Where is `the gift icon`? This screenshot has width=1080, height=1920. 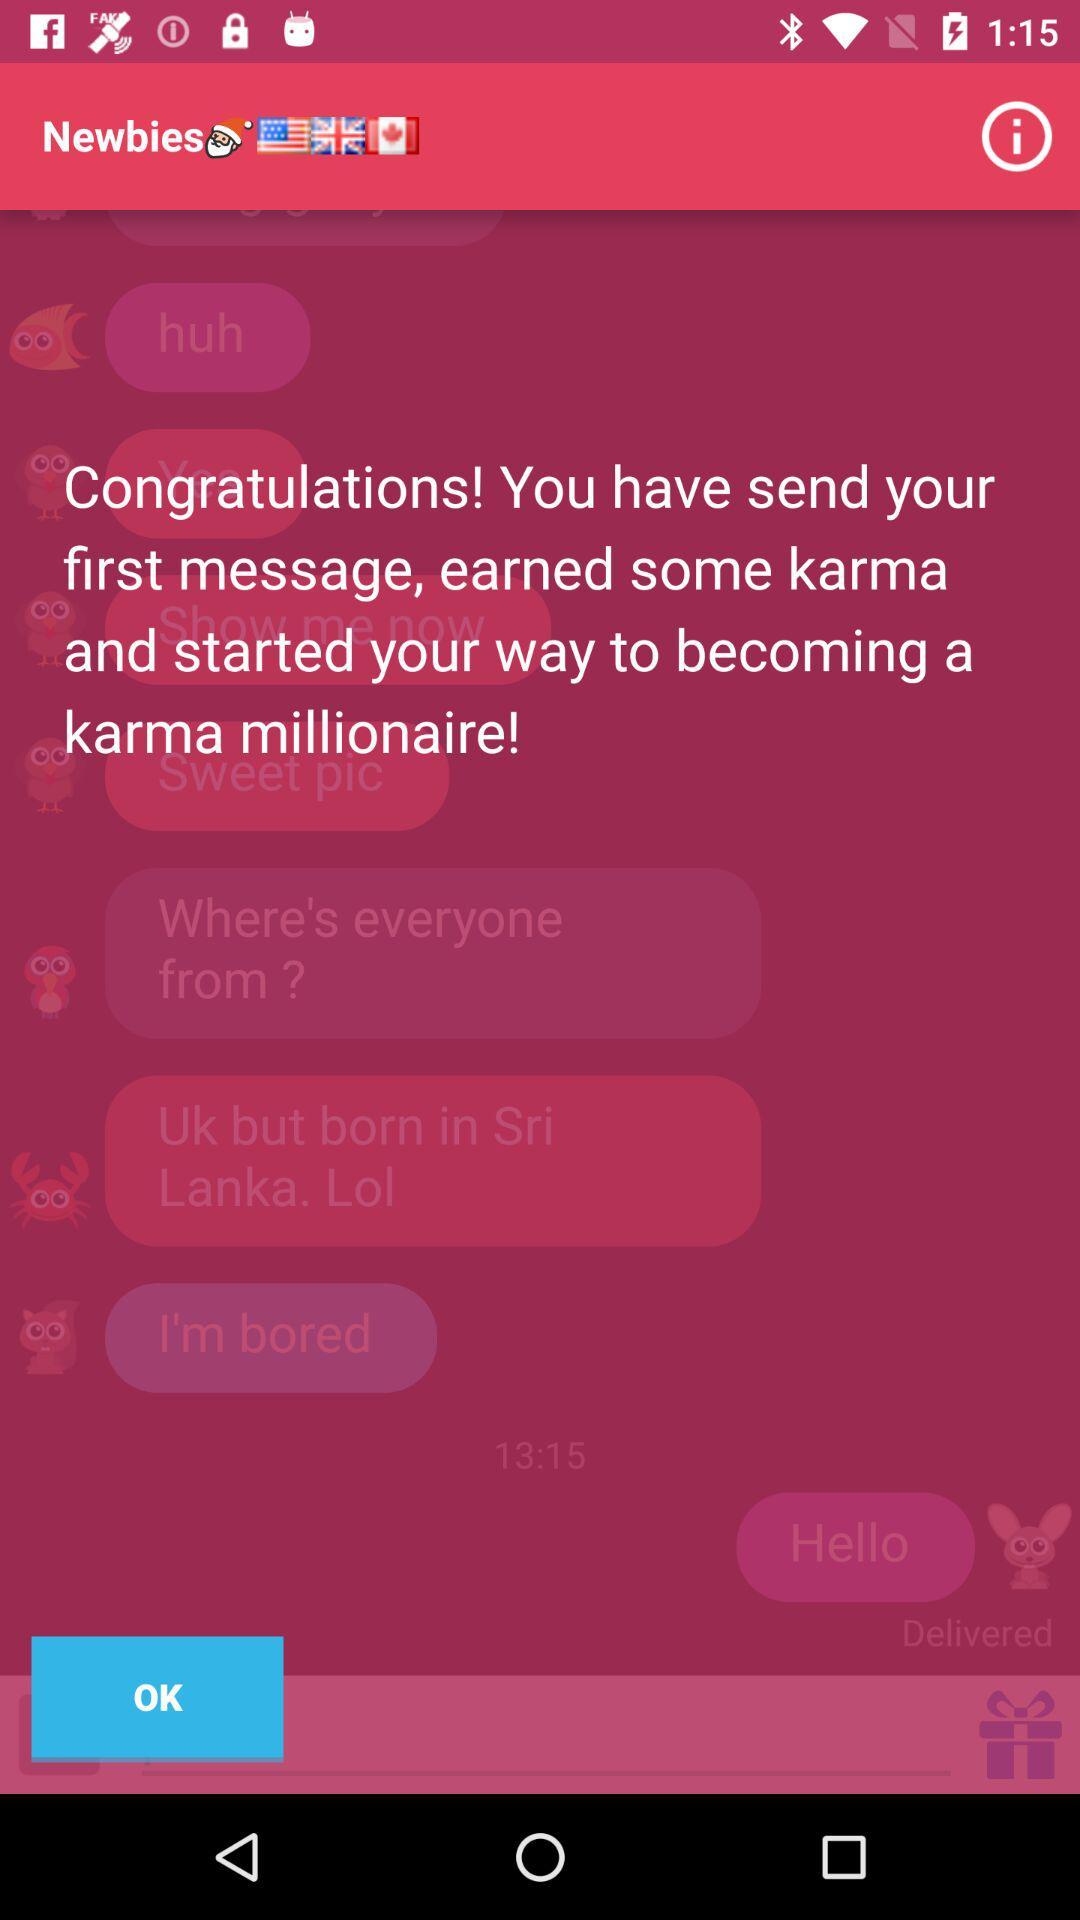 the gift icon is located at coordinates (1020, 1733).